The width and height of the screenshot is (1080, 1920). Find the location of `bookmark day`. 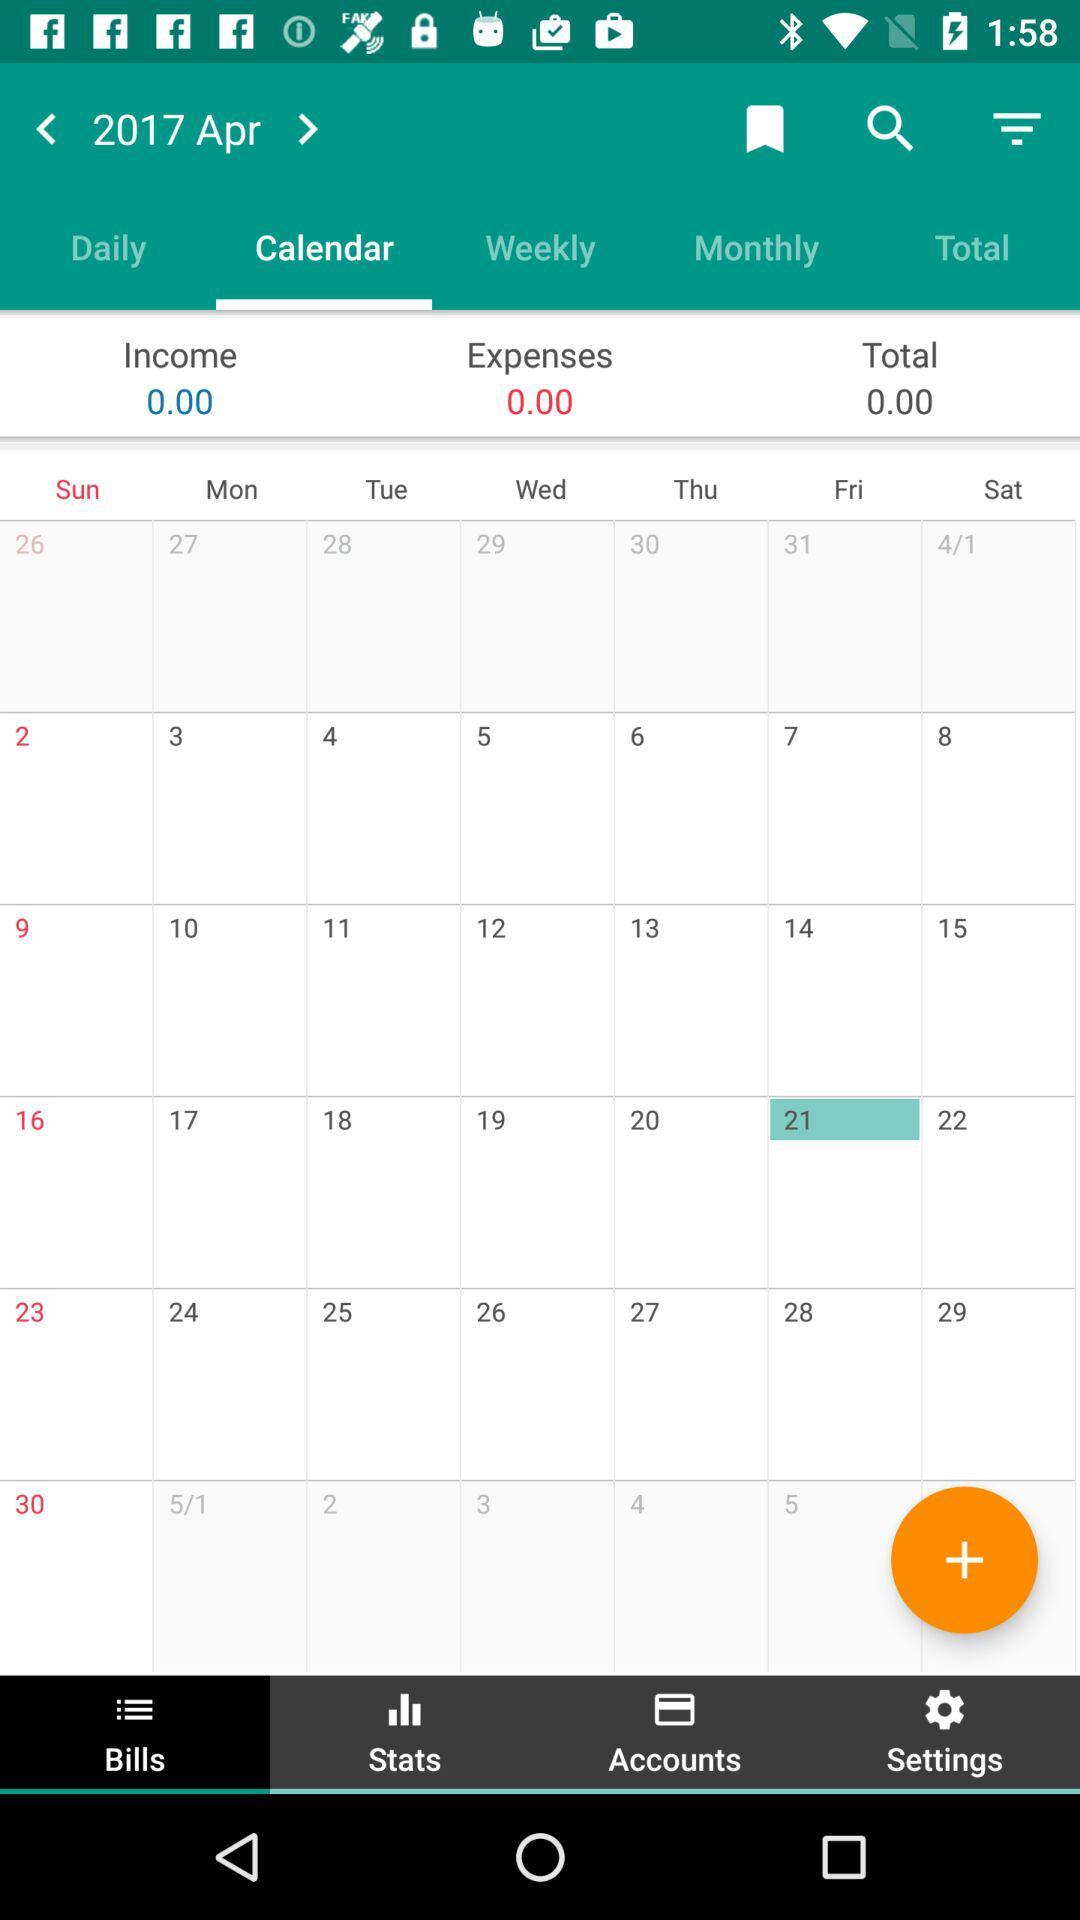

bookmark day is located at coordinates (764, 127).